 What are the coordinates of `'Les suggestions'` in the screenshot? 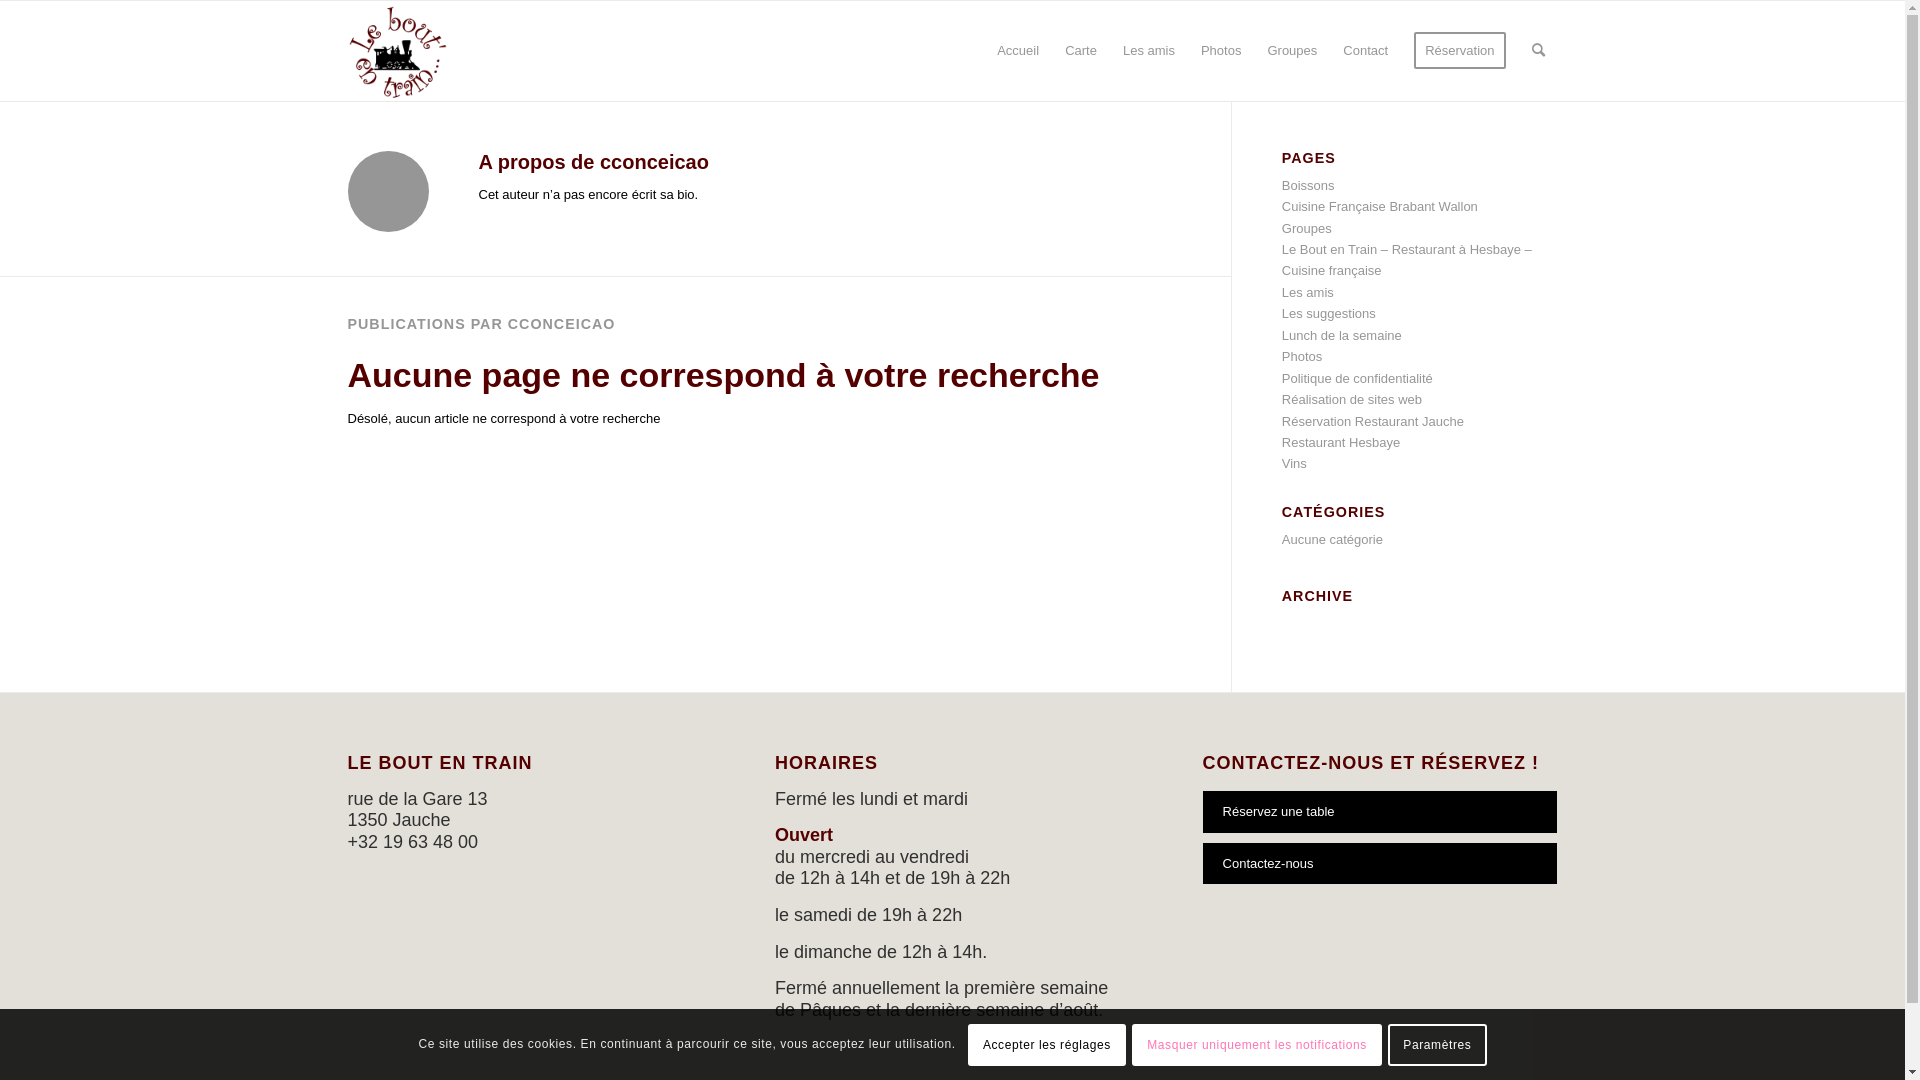 It's located at (1329, 313).